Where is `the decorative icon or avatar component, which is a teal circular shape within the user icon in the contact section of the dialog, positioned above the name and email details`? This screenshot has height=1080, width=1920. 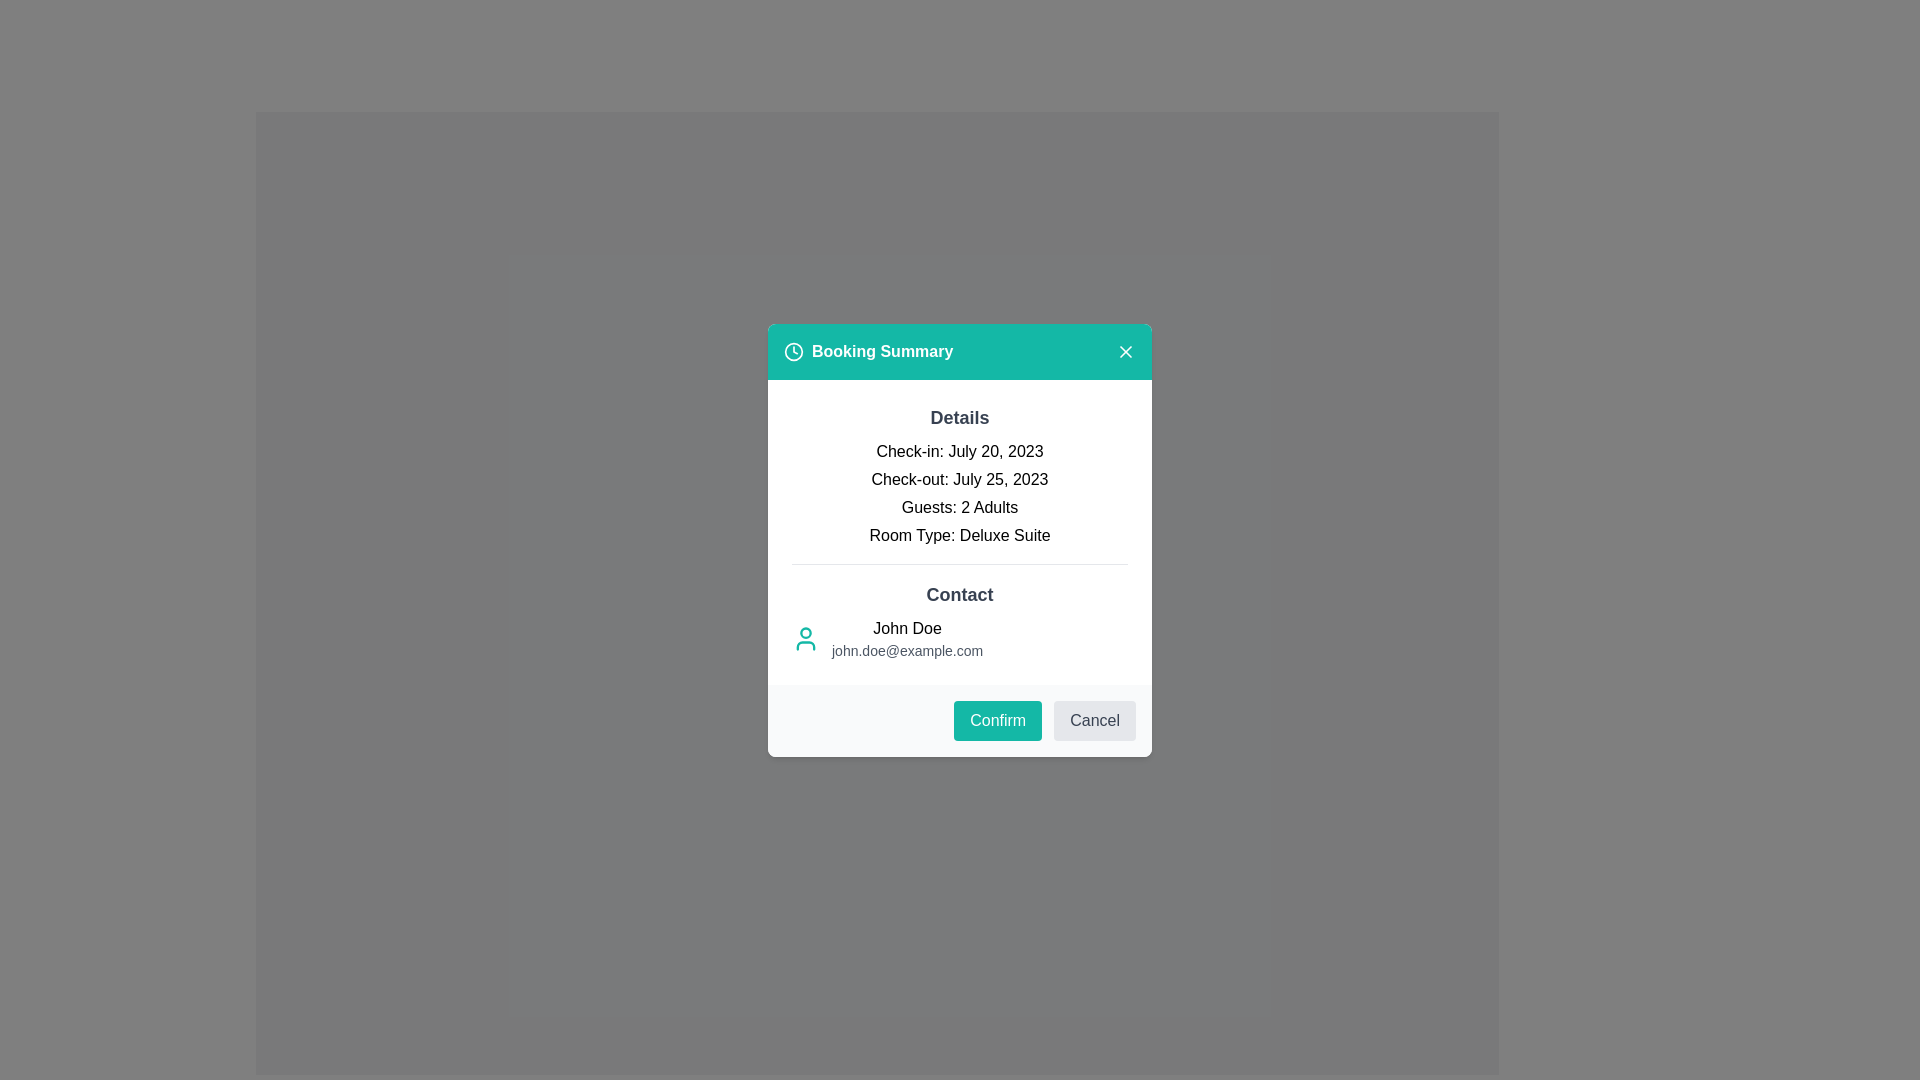 the decorative icon or avatar component, which is a teal circular shape within the user icon in the contact section of the dialog, positioned above the name and email details is located at coordinates (806, 632).